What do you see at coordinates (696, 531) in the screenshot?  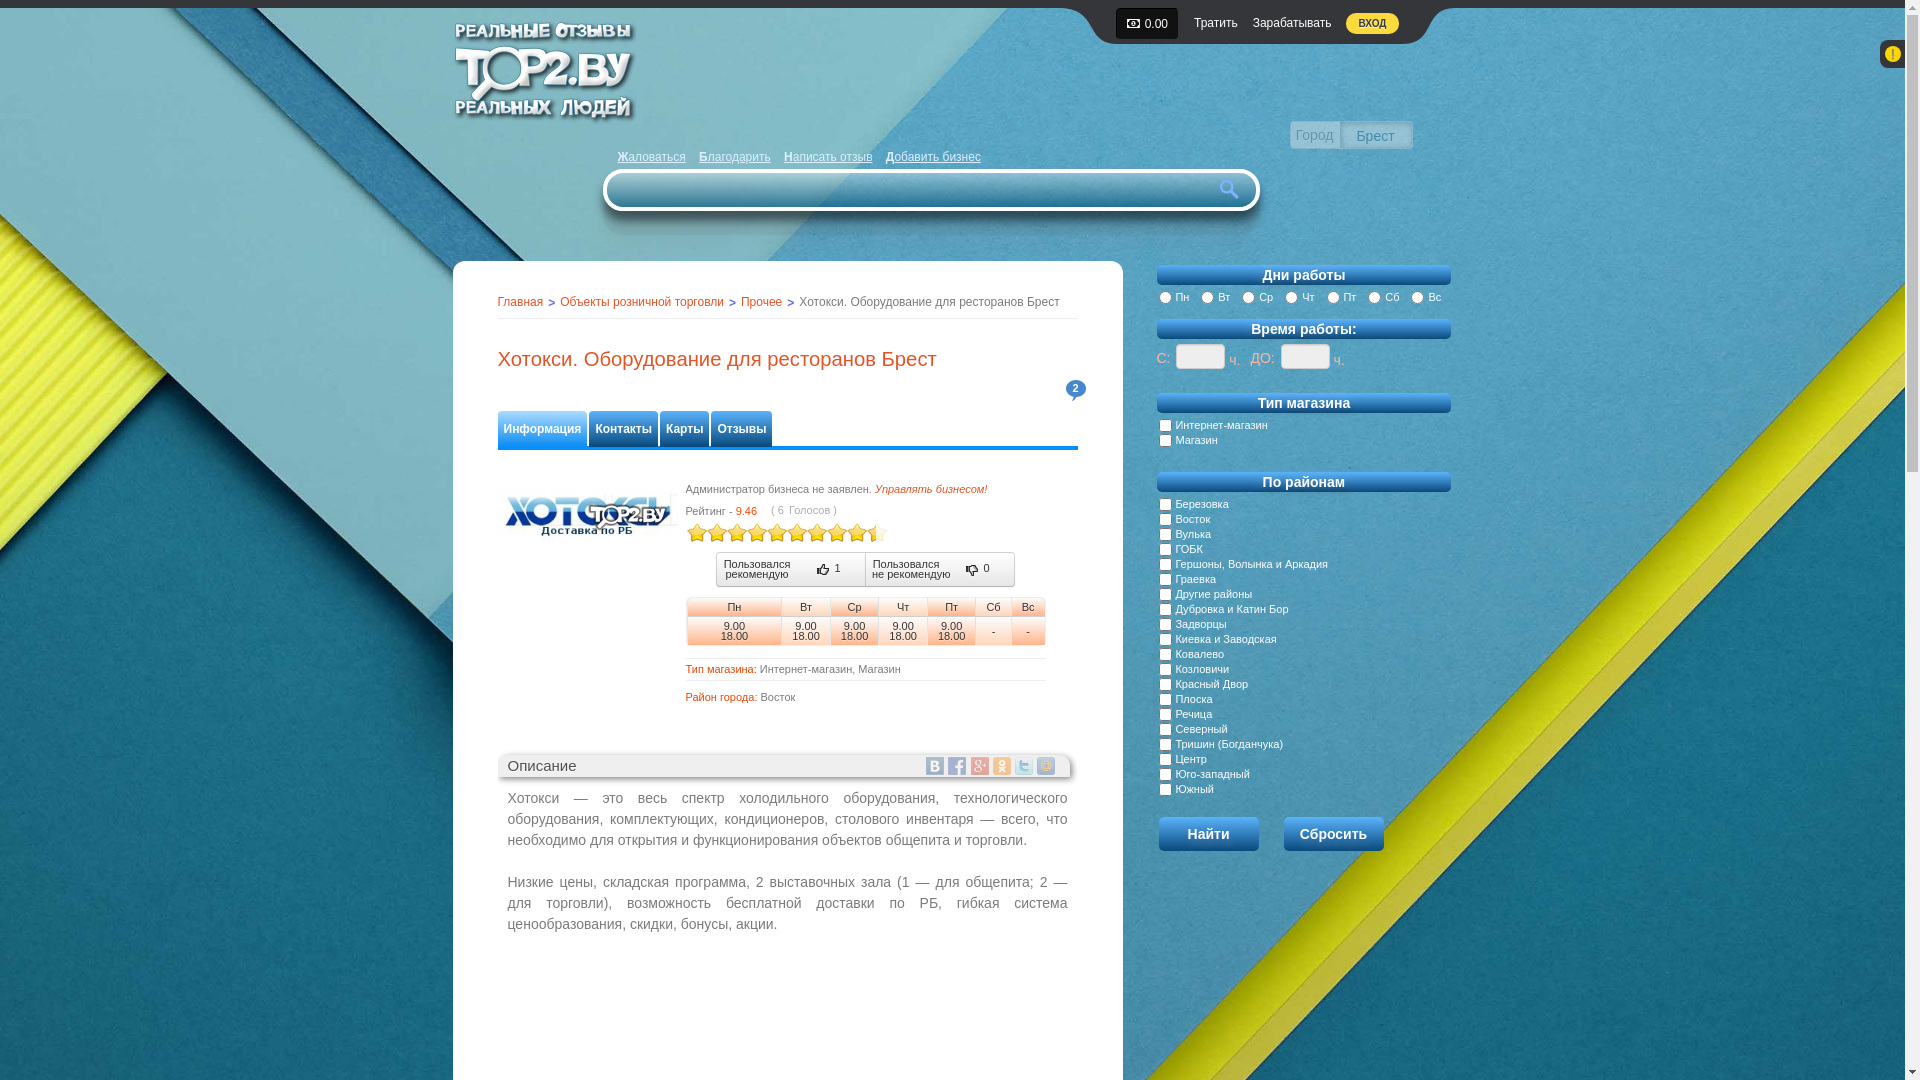 I see `'1'` at bounding box center [696, 531].